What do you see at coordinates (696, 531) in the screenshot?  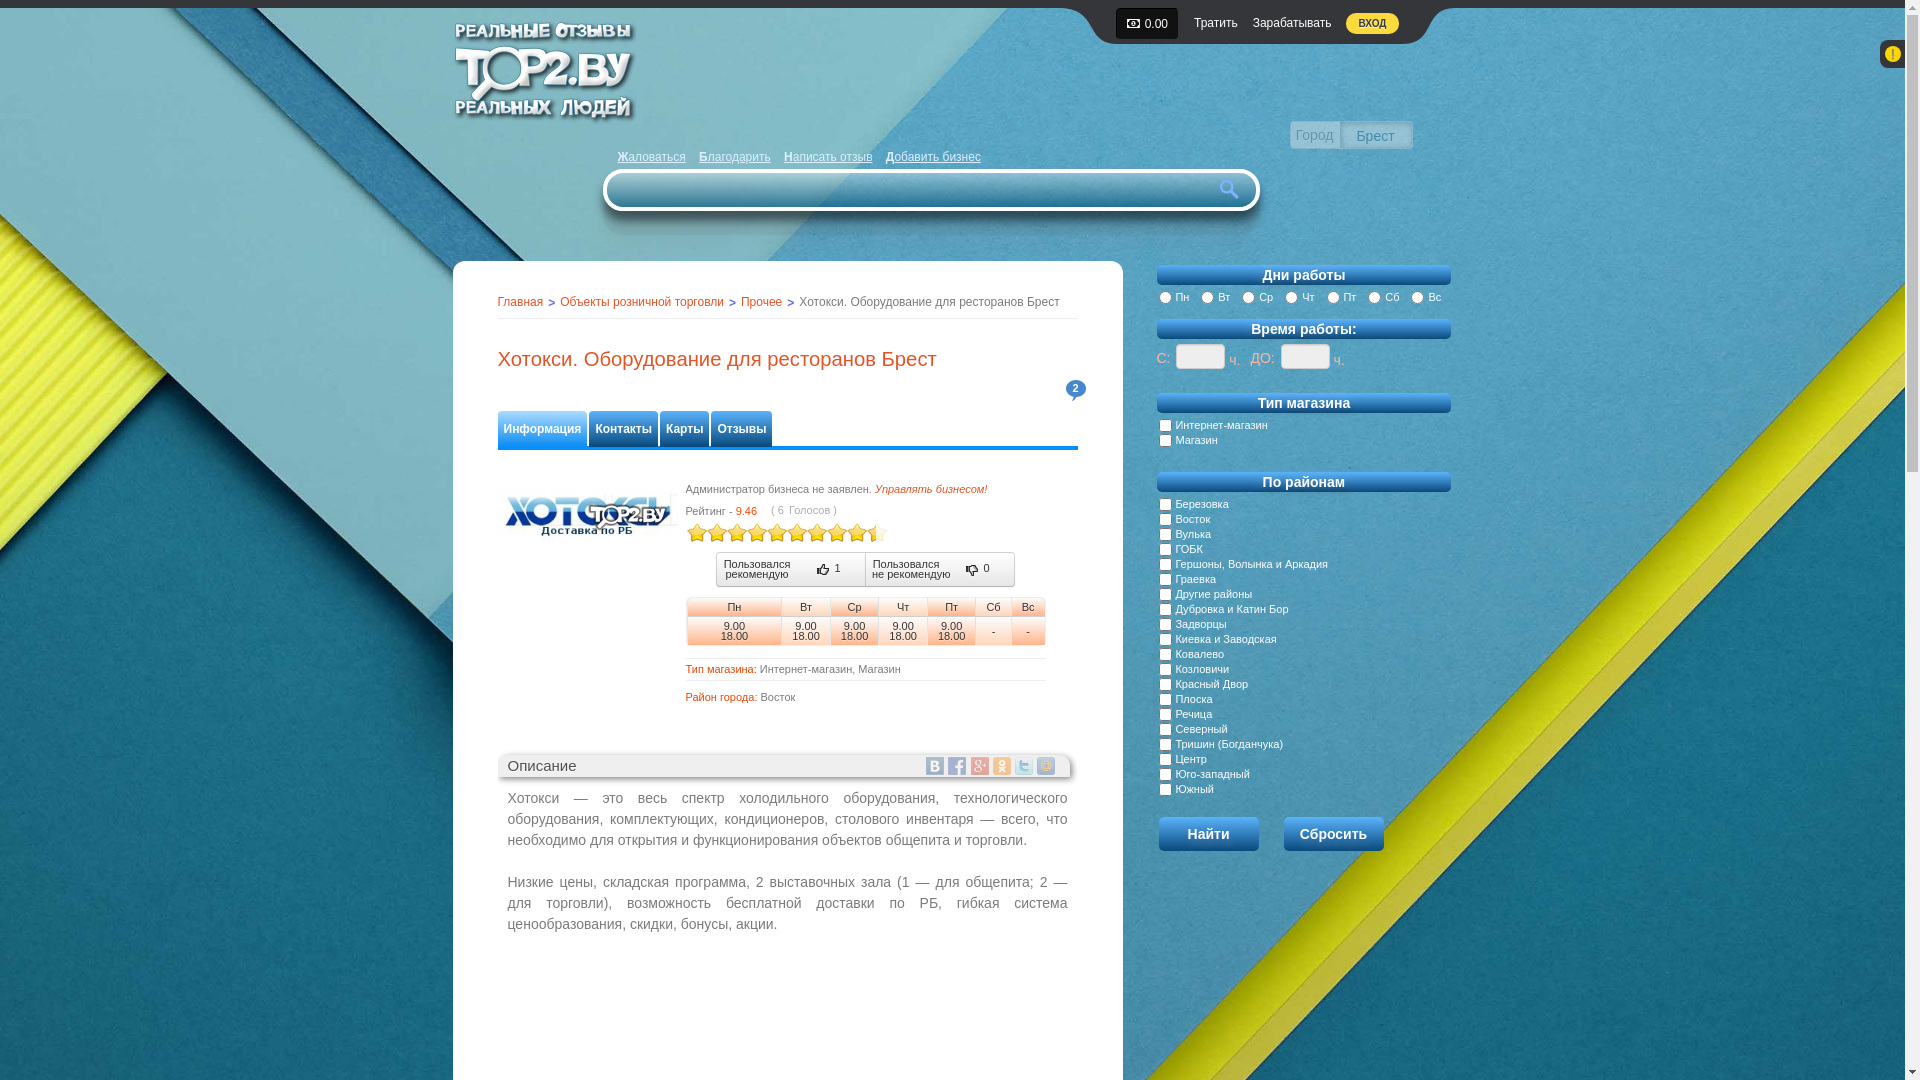 I see `'1'` at bounding box center [696, 531].